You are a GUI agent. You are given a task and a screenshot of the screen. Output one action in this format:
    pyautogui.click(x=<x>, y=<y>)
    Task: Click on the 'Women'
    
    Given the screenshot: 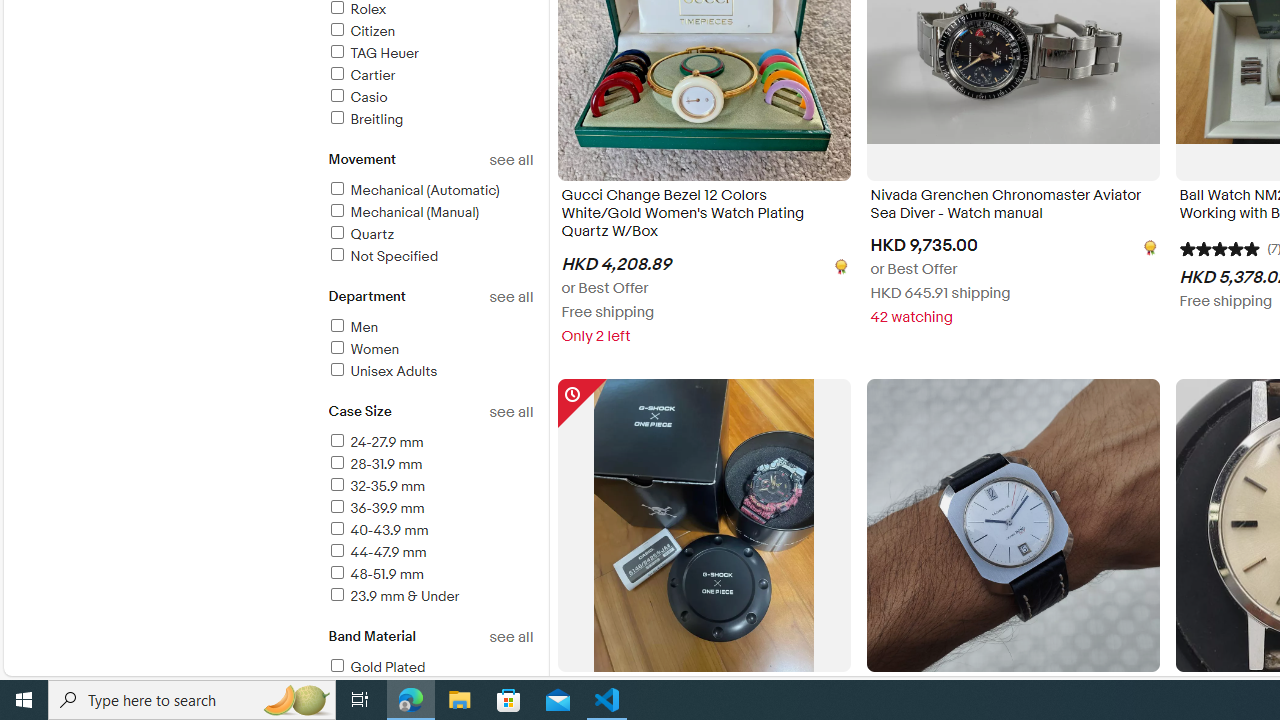 What is the action you would take?
    pyautogui.click(x=429, y=349)
    